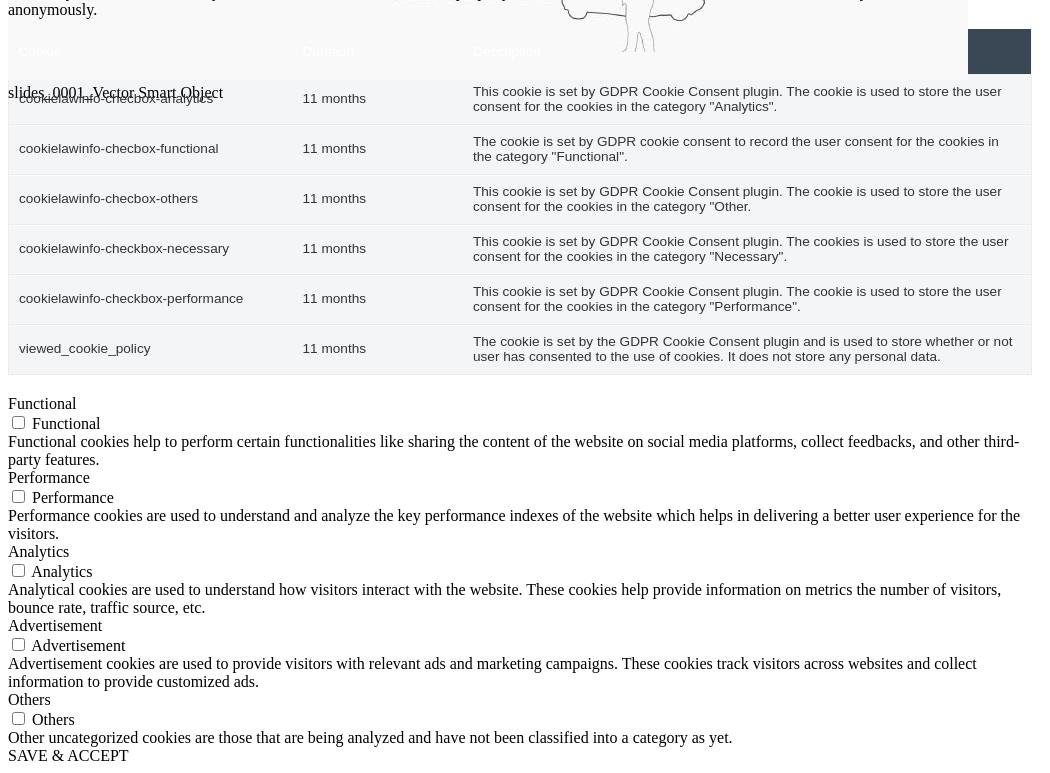  Describe the element at coordinates (735, 98) in the screenshot. I see `'This cookie is set by GDPR Cookie Consent plugin. The cookie is used to store the user consent for the cookies in the category "Analytics".'` at that location.